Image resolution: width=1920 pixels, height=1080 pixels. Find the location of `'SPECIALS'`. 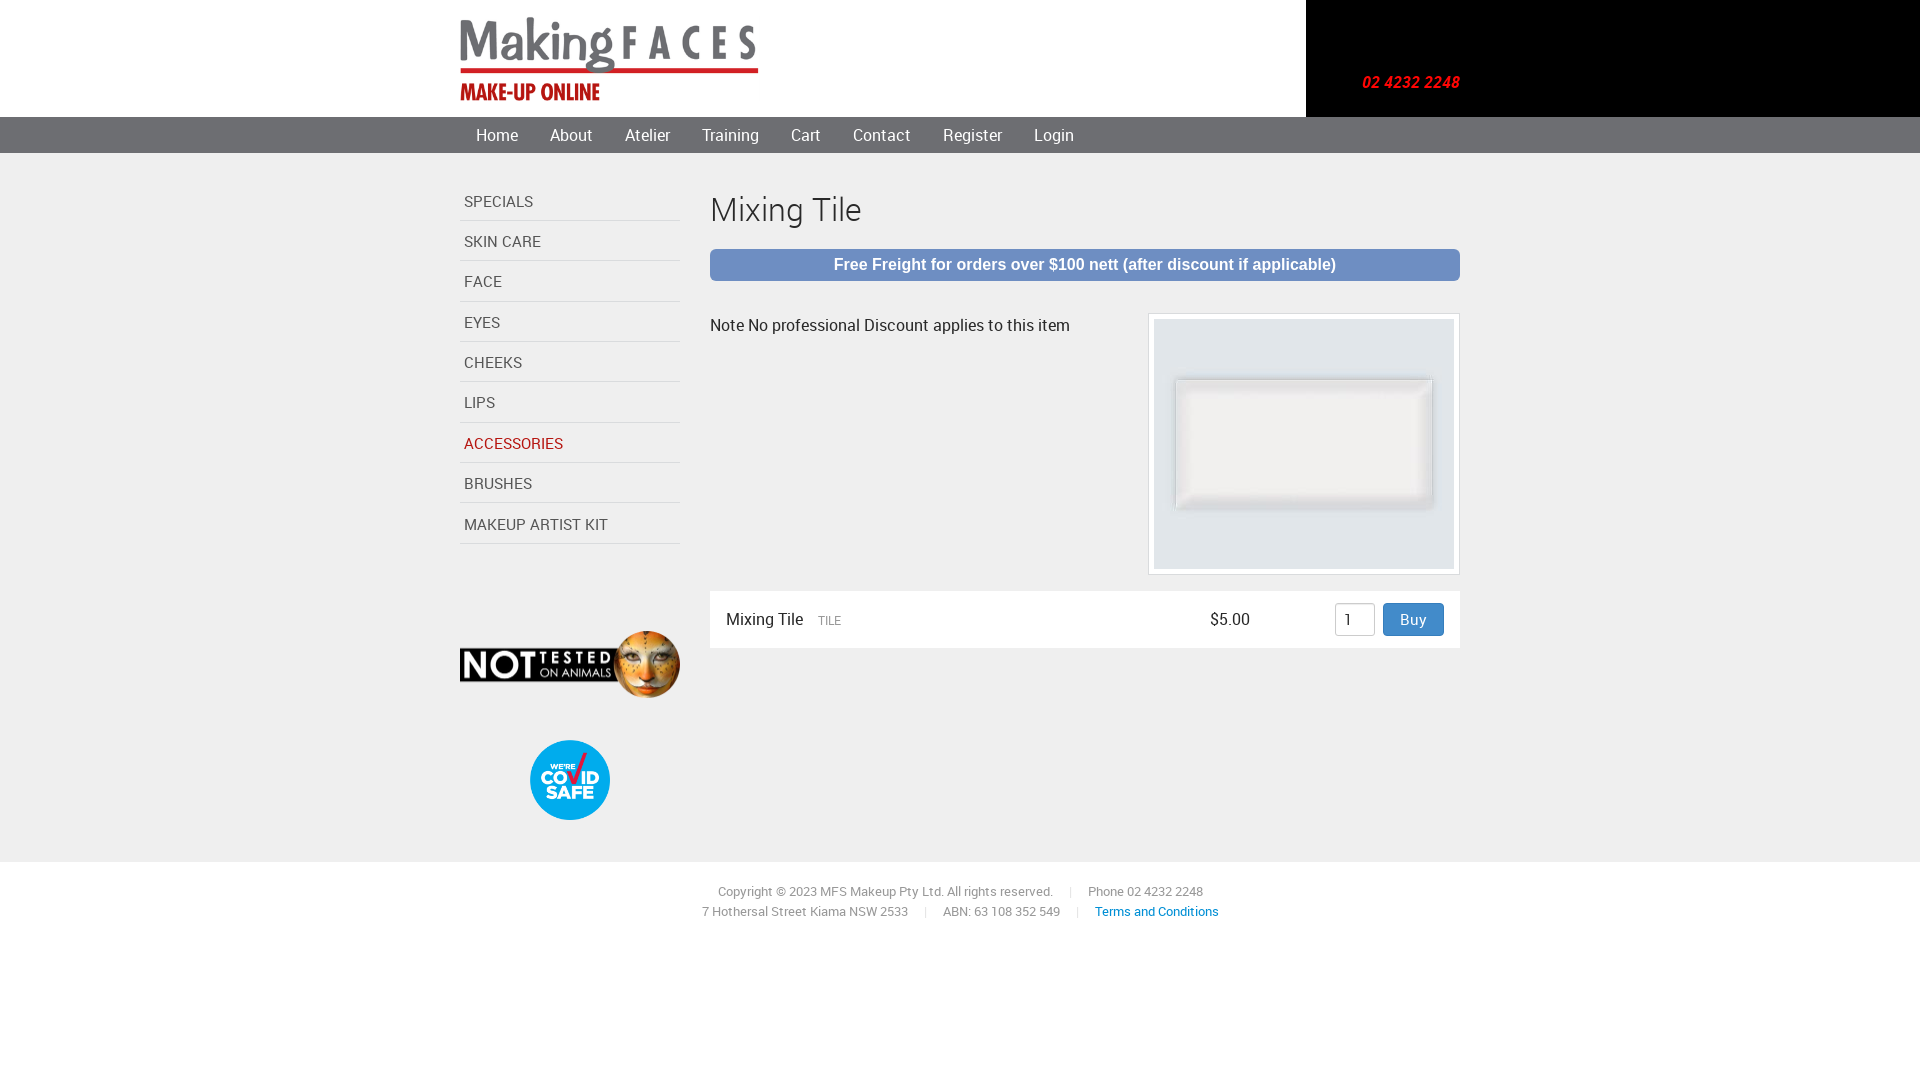

'SPECIALS' is located at coordinates (569, 203).